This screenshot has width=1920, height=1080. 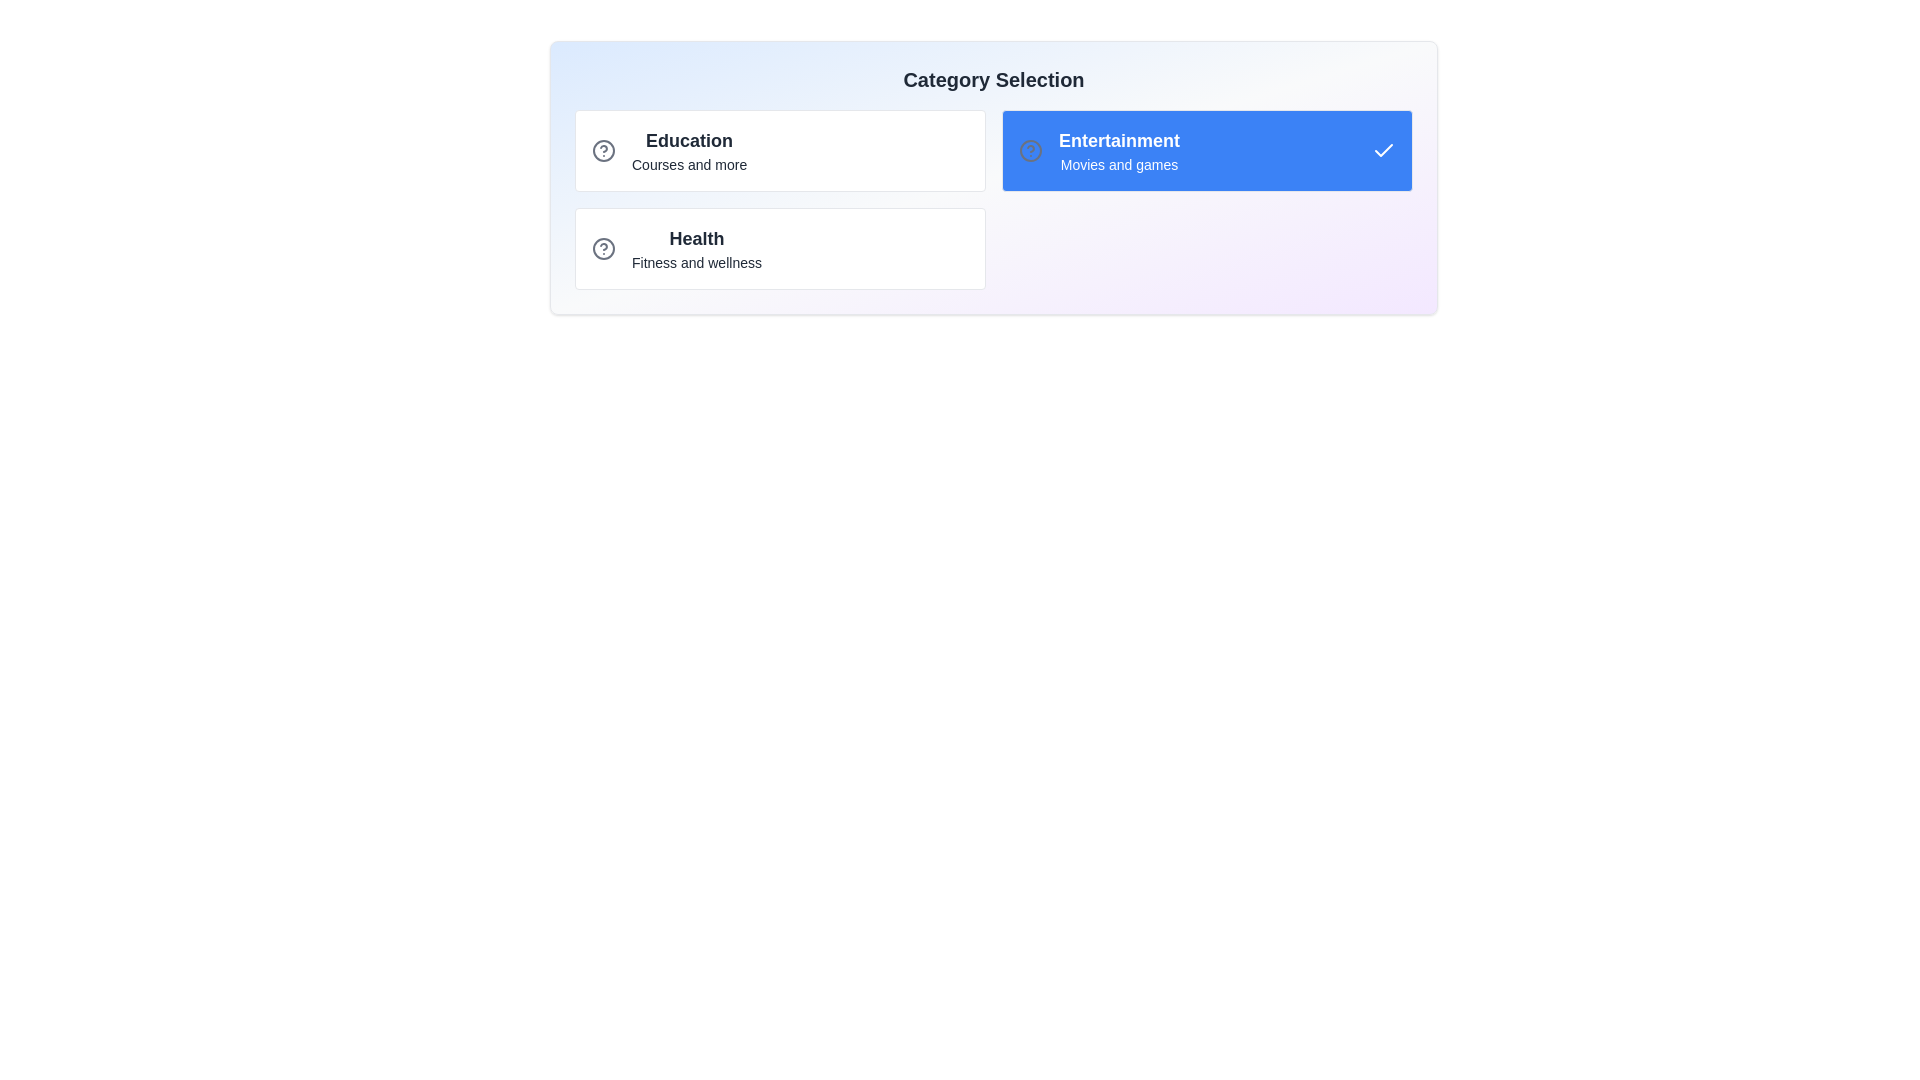 What do you see at coordinates (603, 248) in the screenshot?
I see `the help icon next to the category Health to view its description` at bounding box center [603, 248].